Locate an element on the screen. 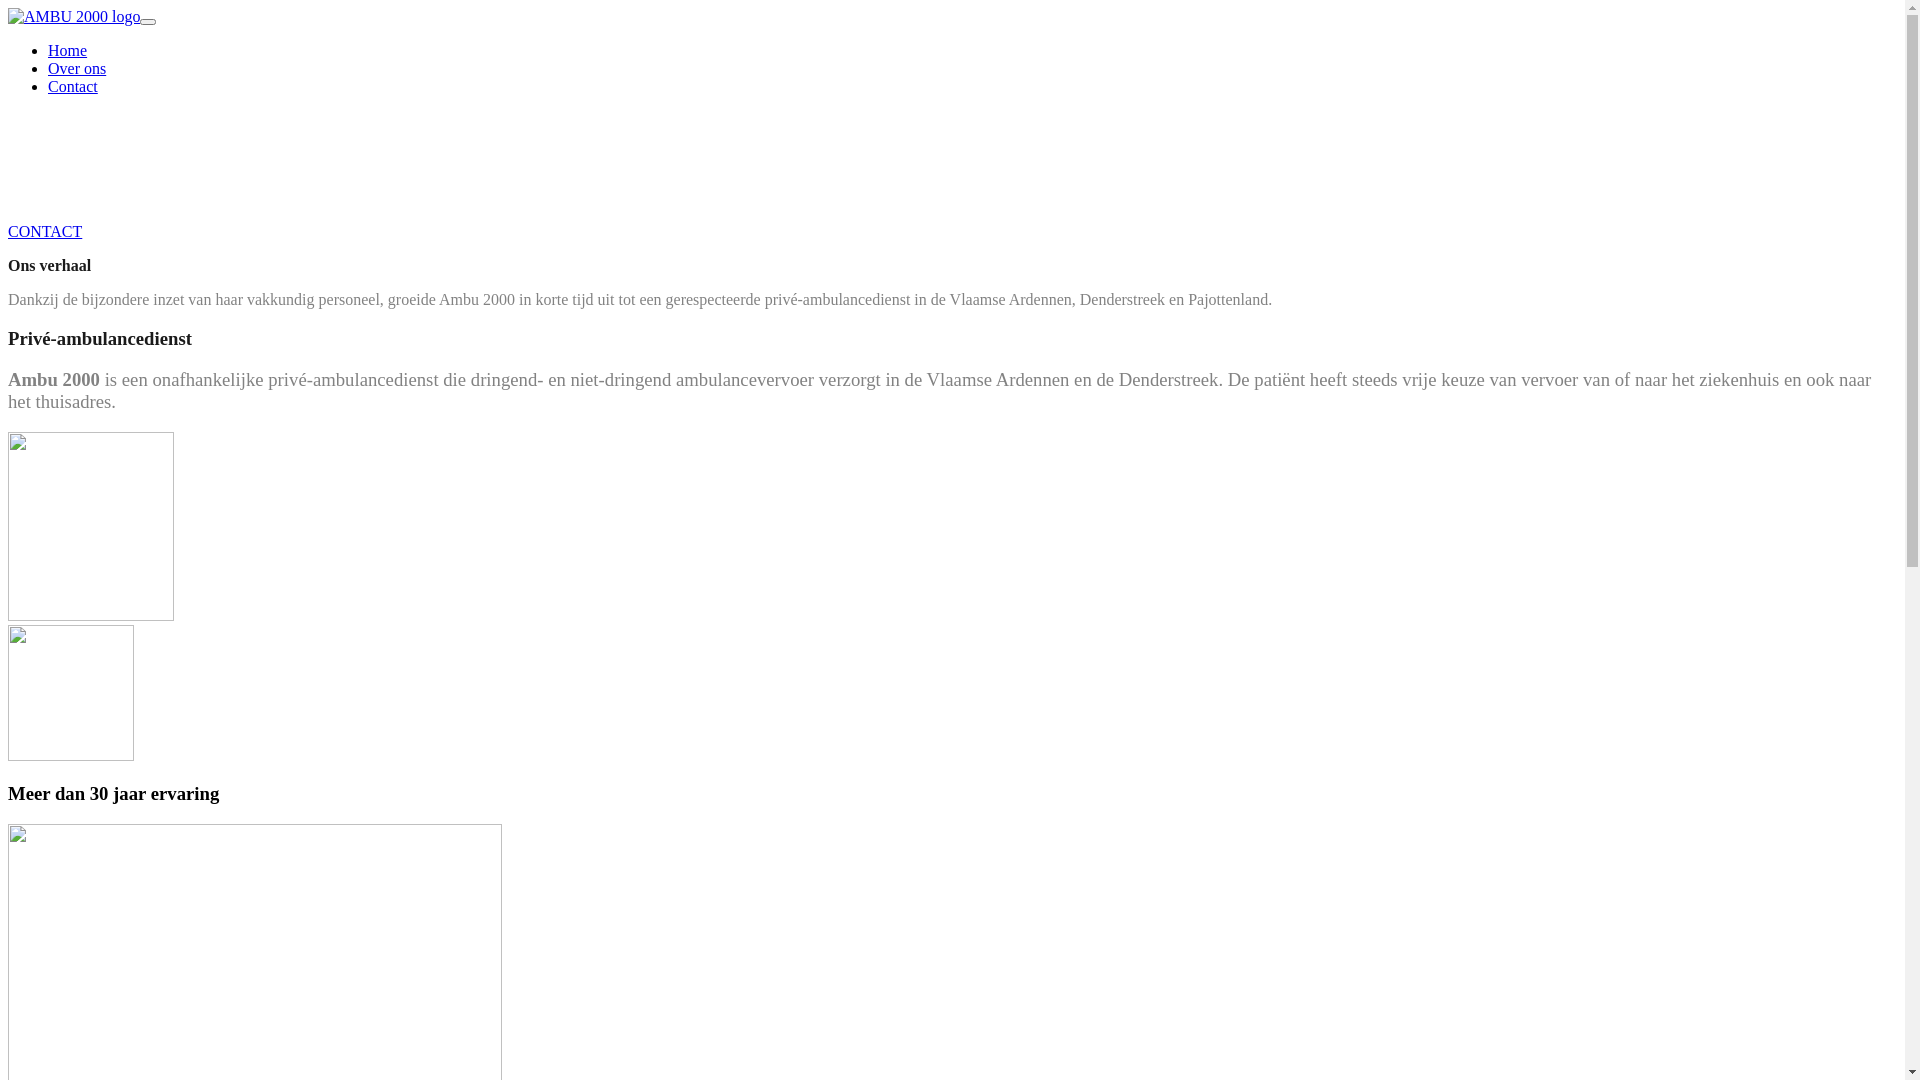  'CONTACT' is located at coordinates (8, 230).